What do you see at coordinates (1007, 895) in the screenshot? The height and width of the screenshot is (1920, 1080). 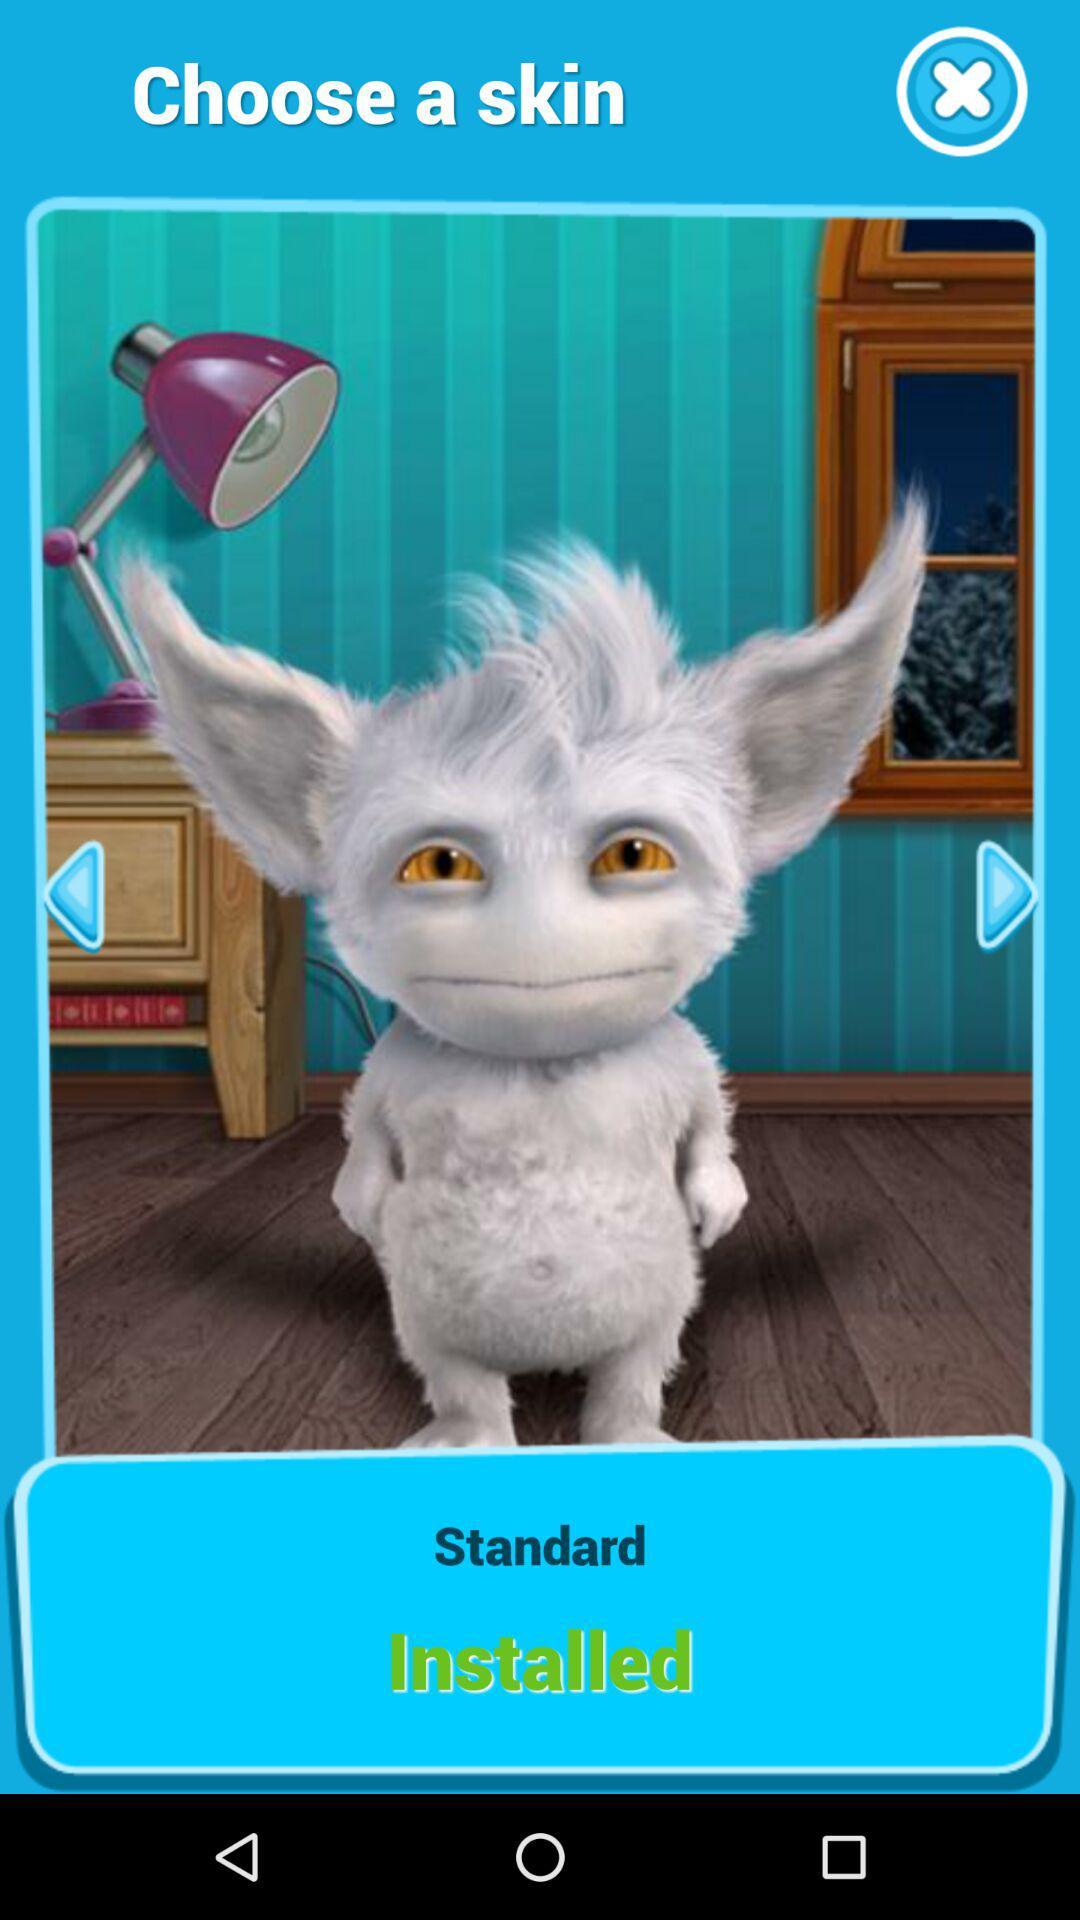 I see `next page` at bounding box center [1007, 895].